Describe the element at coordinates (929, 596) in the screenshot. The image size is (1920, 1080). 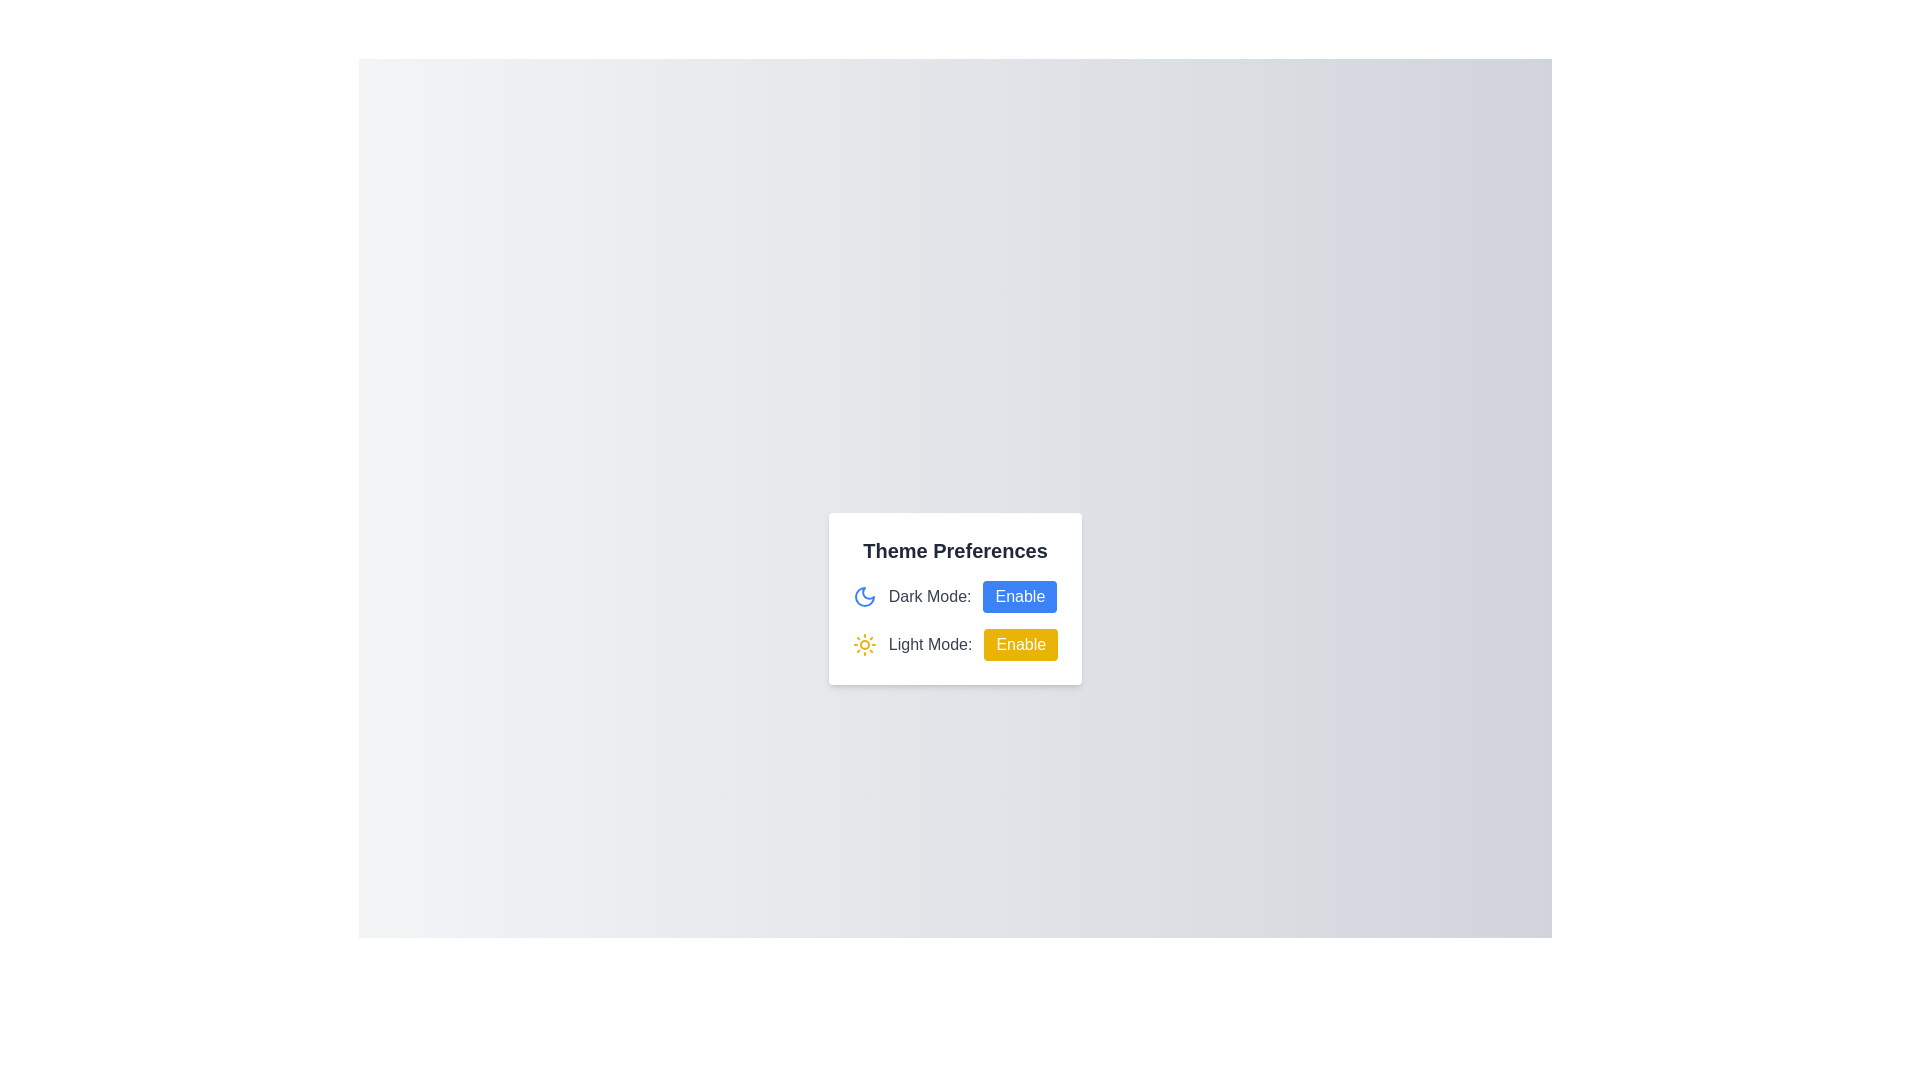
I see `the Text Label displaying 'Dark Mode:' which is styled in gray color and positioned next to the 'Enable' button in the 'Theme Preferences' settings card` at that location.